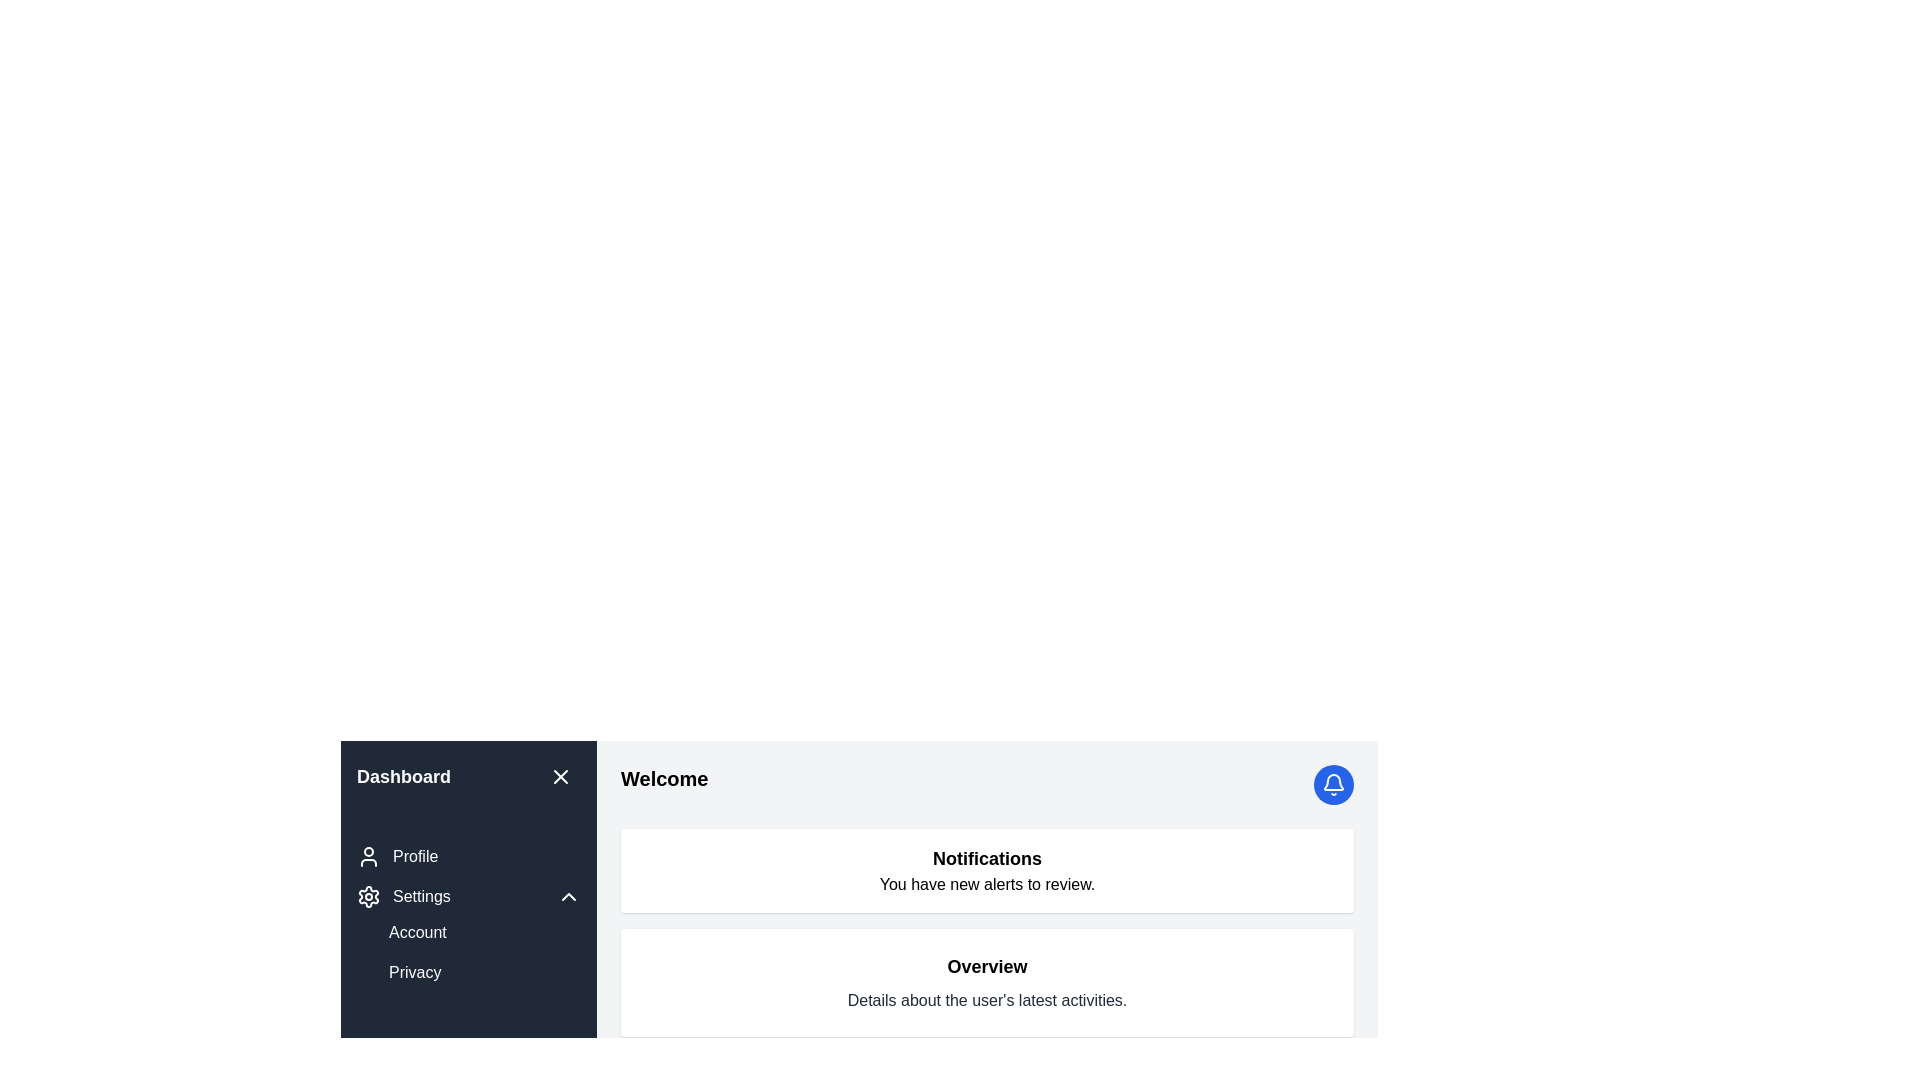 The image size is (1920, 1080). What do you see at coordinates (987, 883) in the screenshot?
I see `the text label that says 'You have new alerts to review.', which is located below the 'Notifications' header in the dashboard` at bounding box center [987, 883].